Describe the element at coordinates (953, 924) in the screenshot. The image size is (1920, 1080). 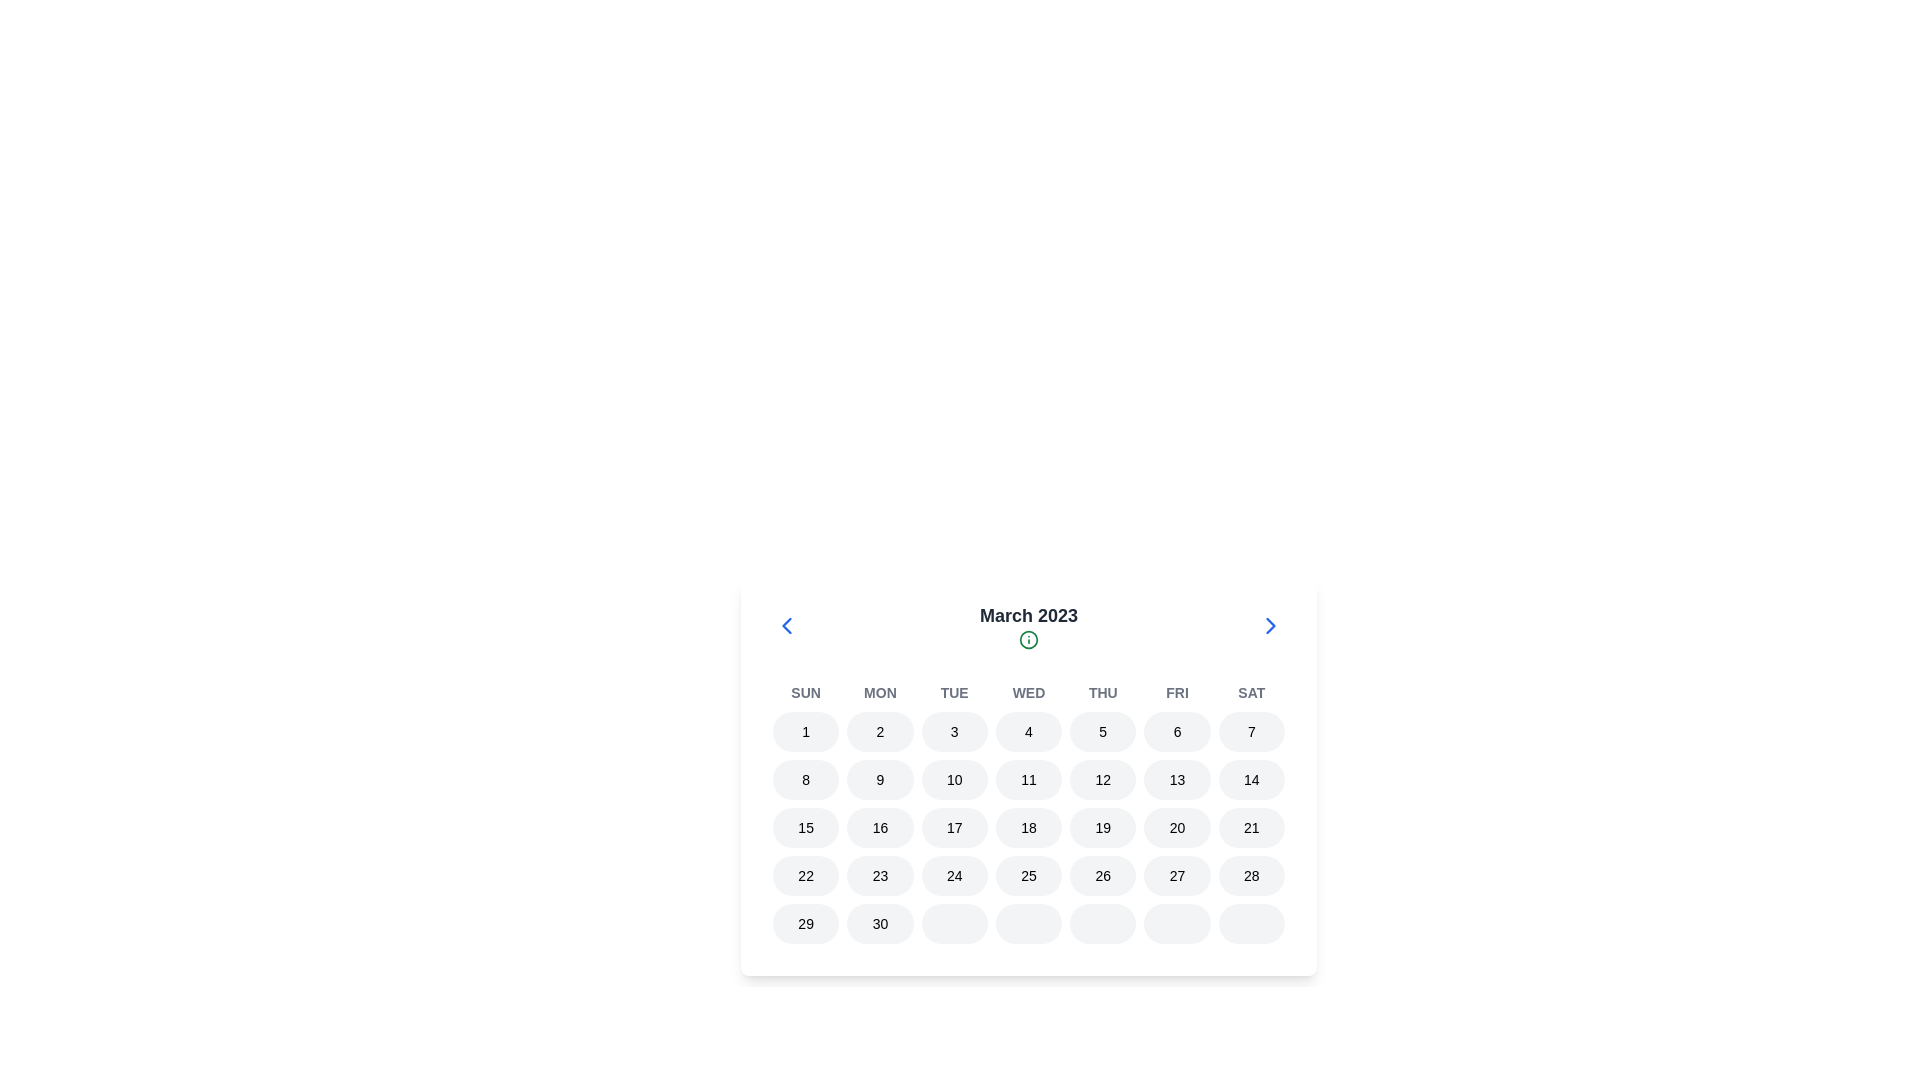
I see `the third circular button in the bottom row of the calendar interface` at that location.